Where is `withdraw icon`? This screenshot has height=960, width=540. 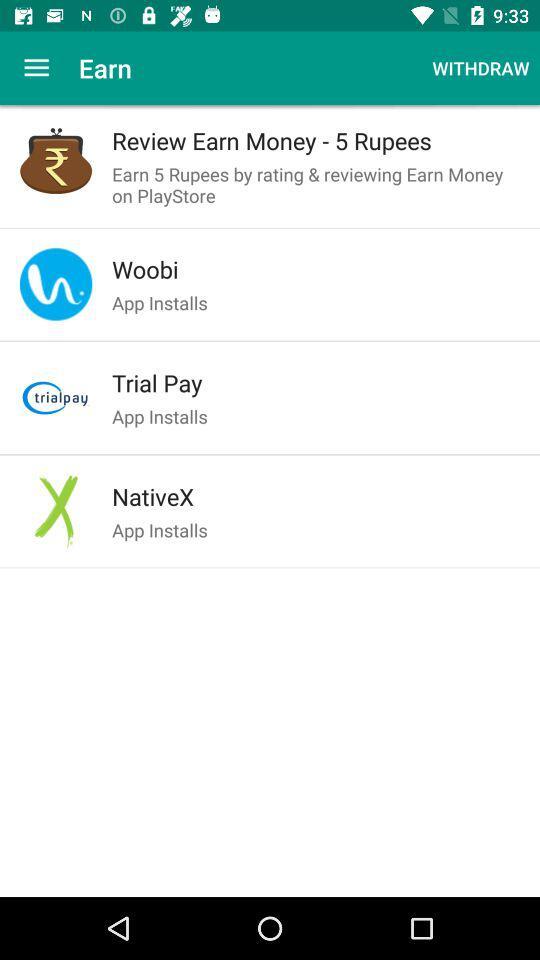
withdraw icon is located at coordinates (479, 68).